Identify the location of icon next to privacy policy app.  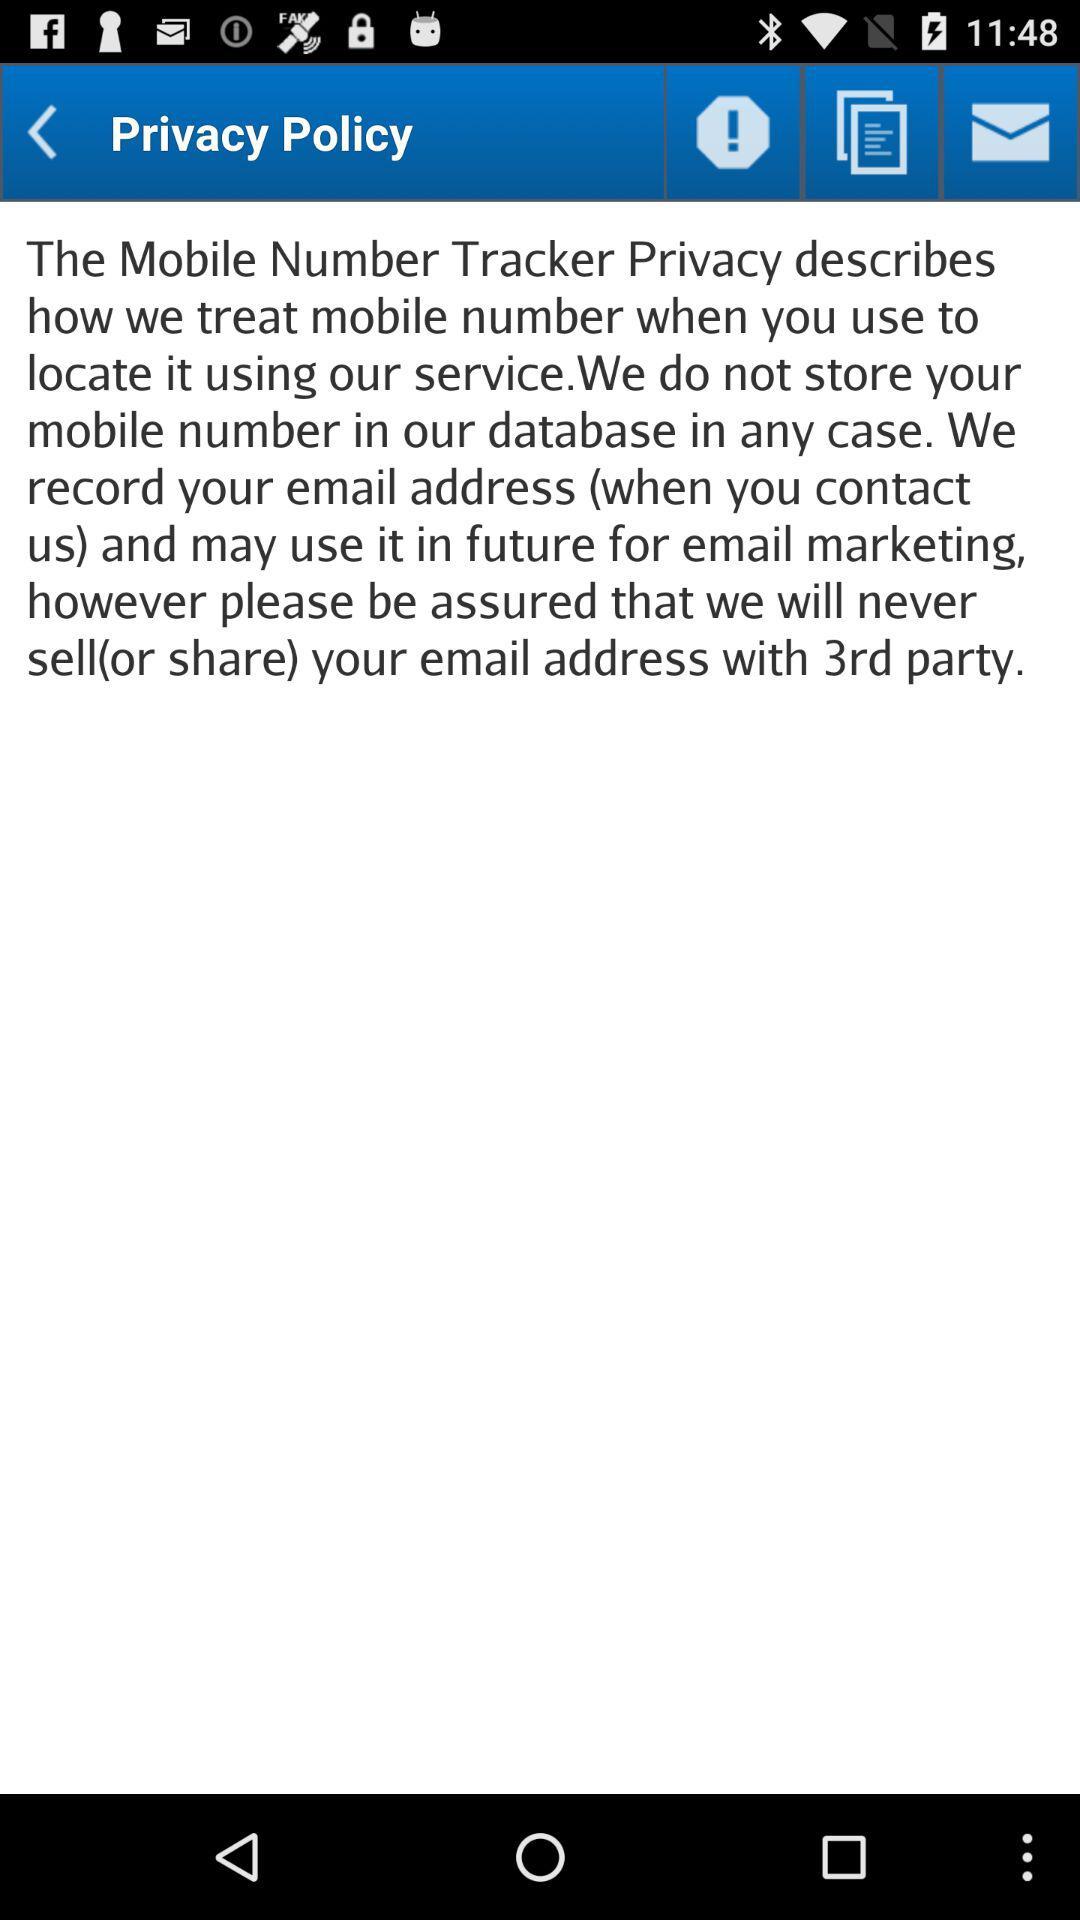
(733, 131).